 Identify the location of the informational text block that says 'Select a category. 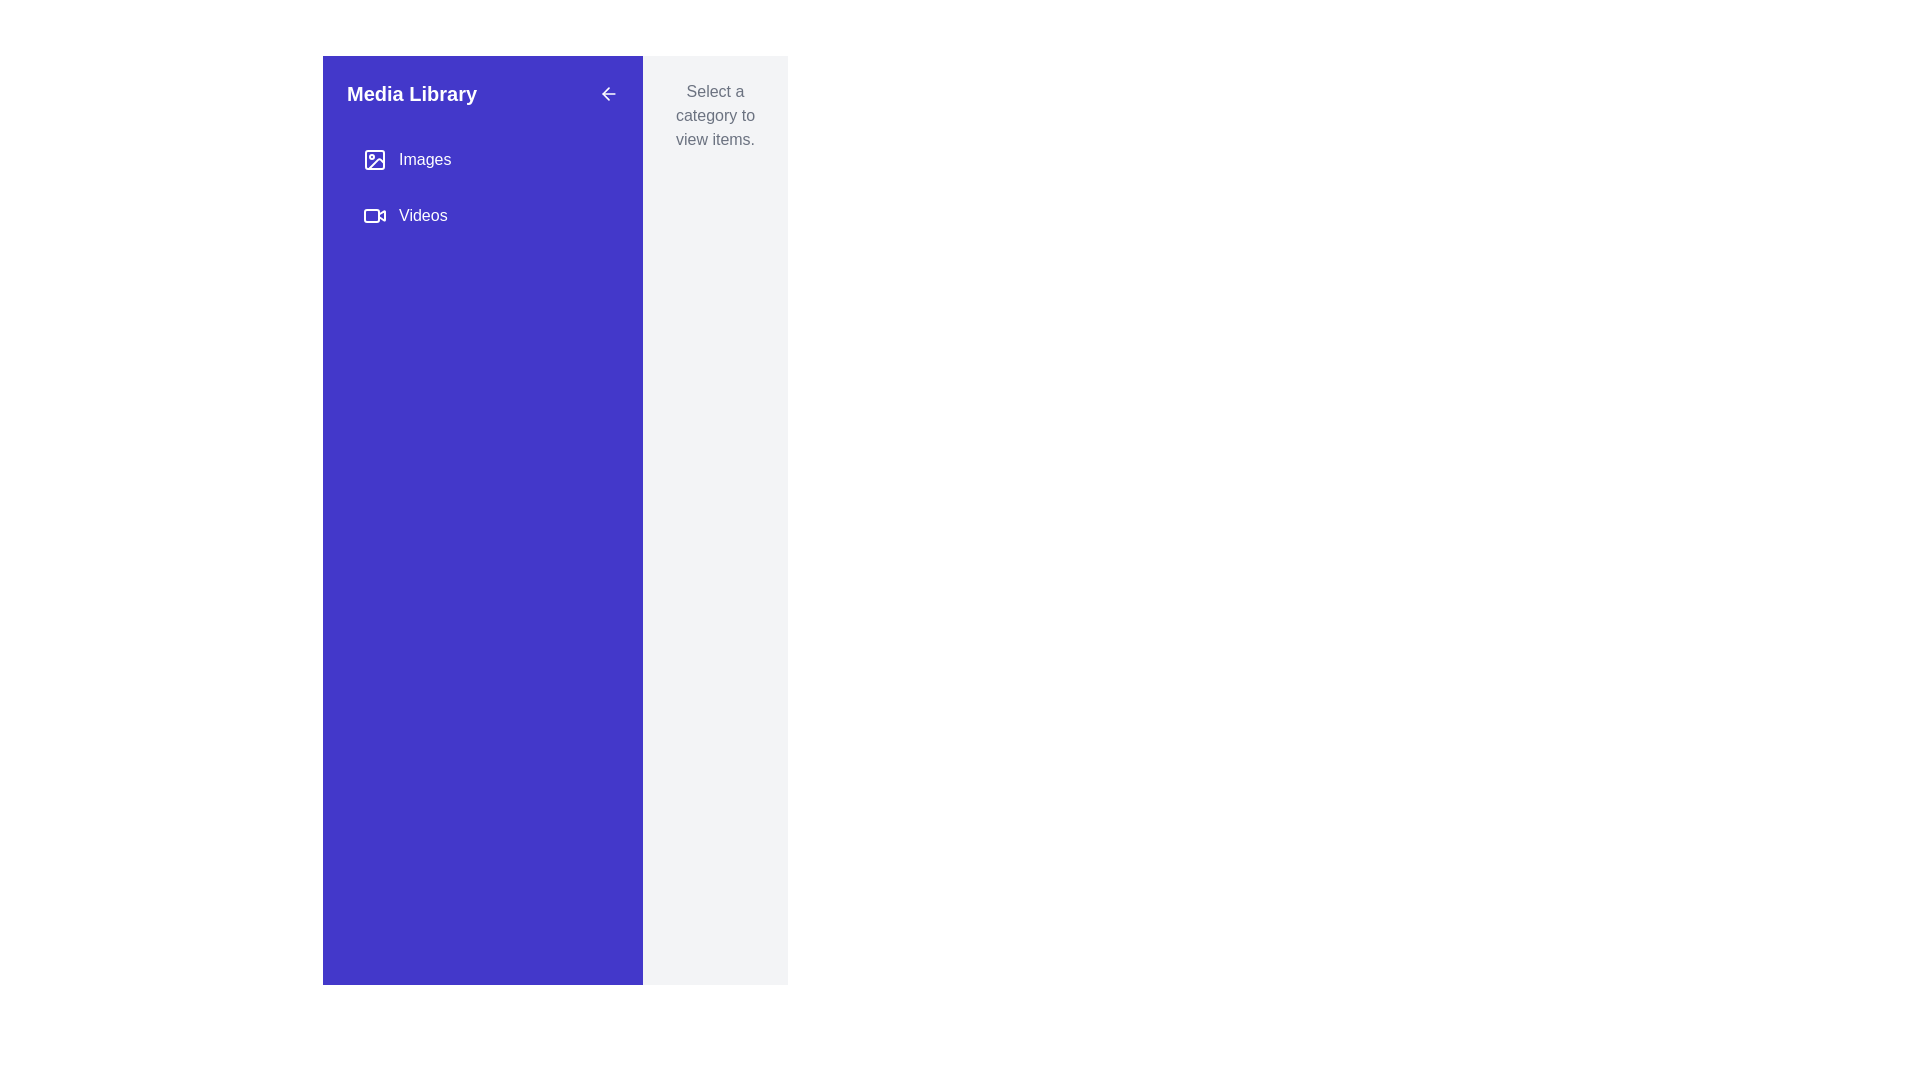
(715, 115).